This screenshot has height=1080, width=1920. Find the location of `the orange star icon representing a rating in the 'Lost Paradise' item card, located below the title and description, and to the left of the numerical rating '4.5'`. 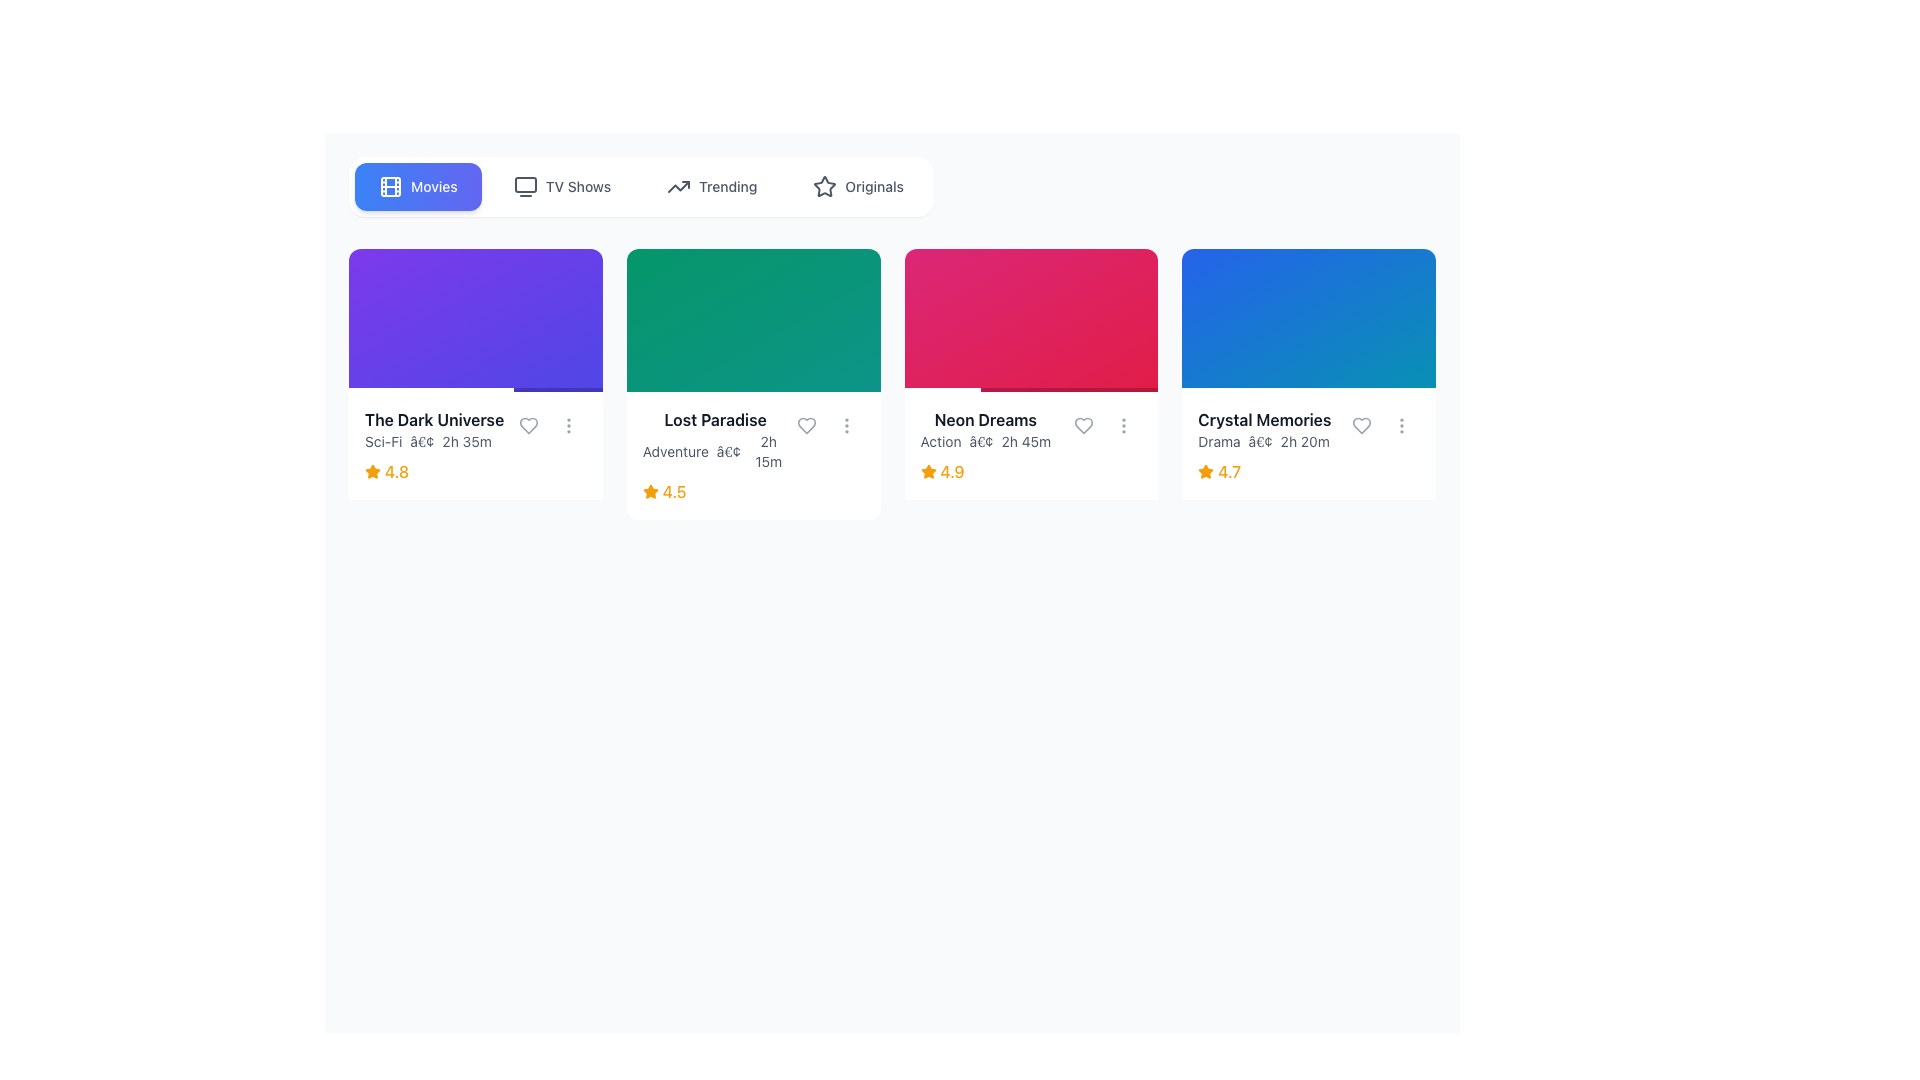

the orange star icon representing a rating in the 'Lost Paradise' item card, located below the title and description, and to the left of the numerical rating '4.5' is located at coordinates (650, 491).